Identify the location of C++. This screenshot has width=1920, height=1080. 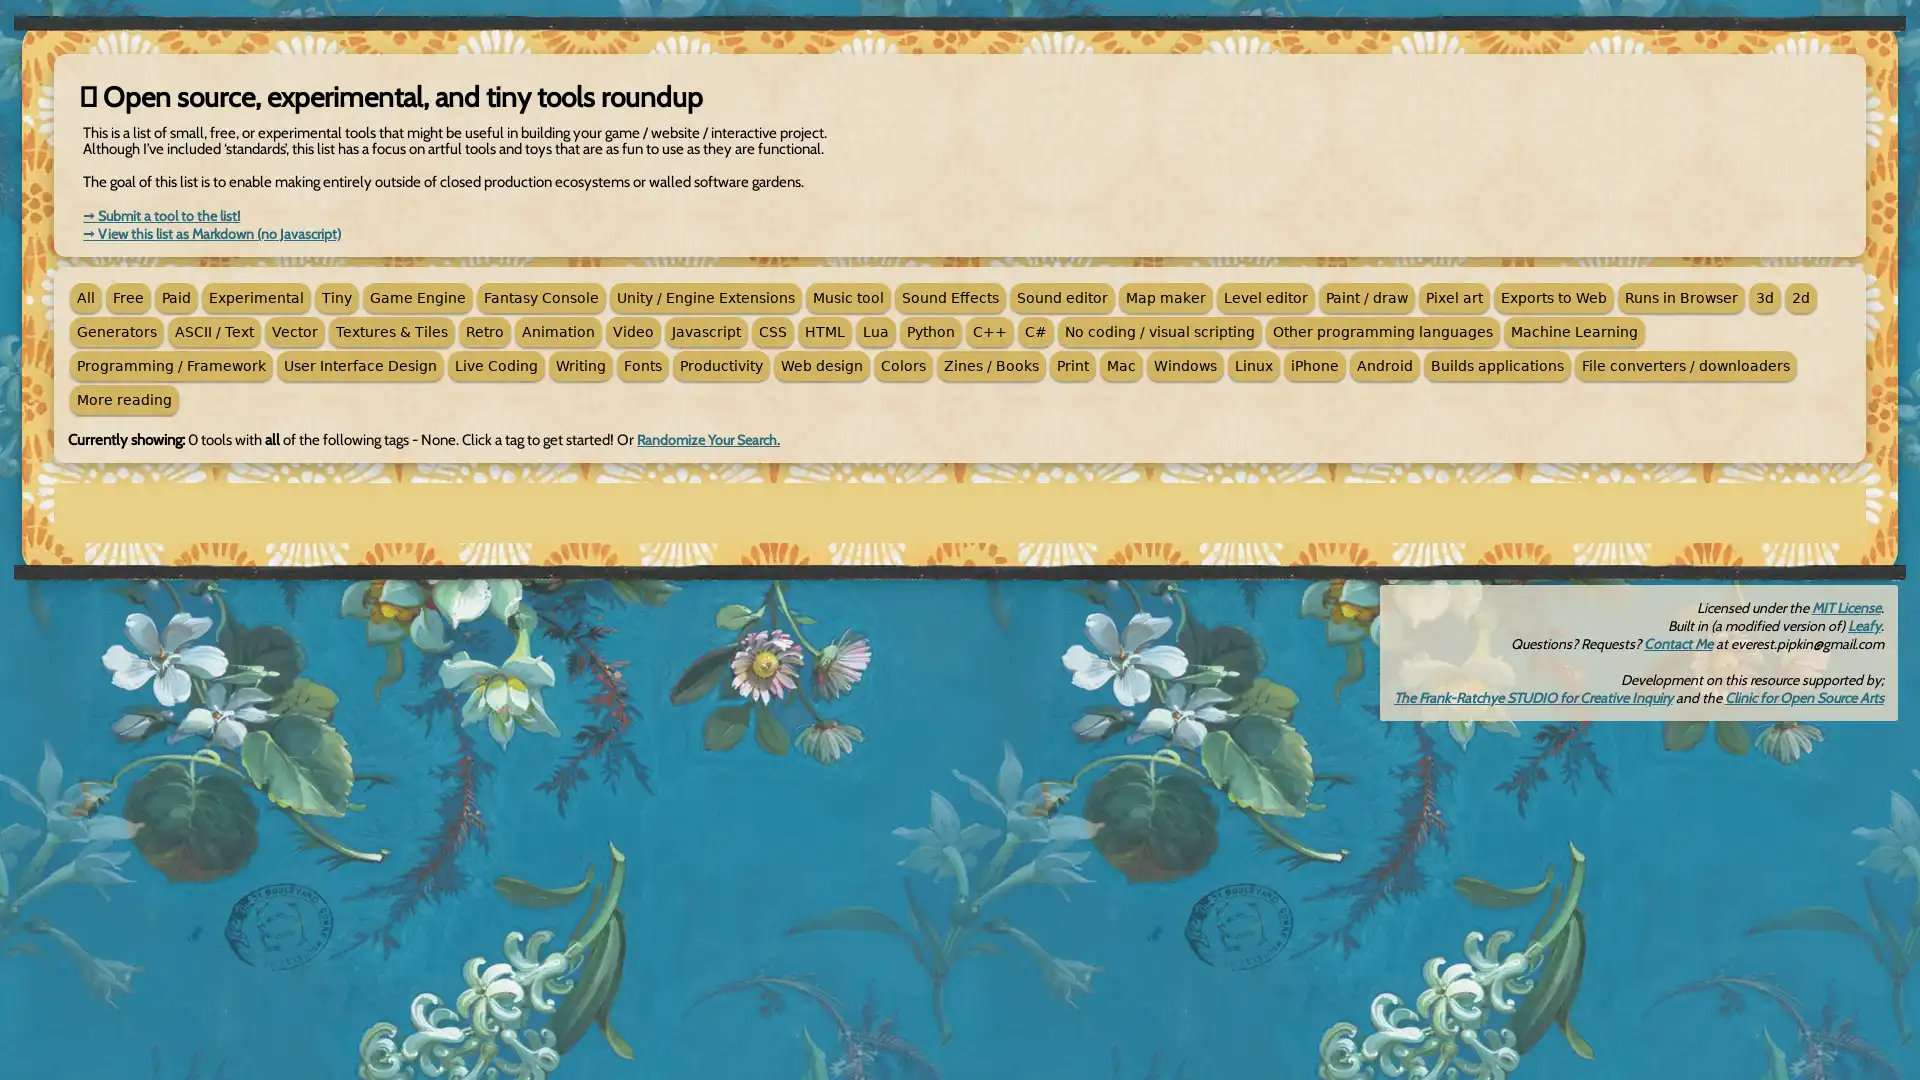
(989, 330).